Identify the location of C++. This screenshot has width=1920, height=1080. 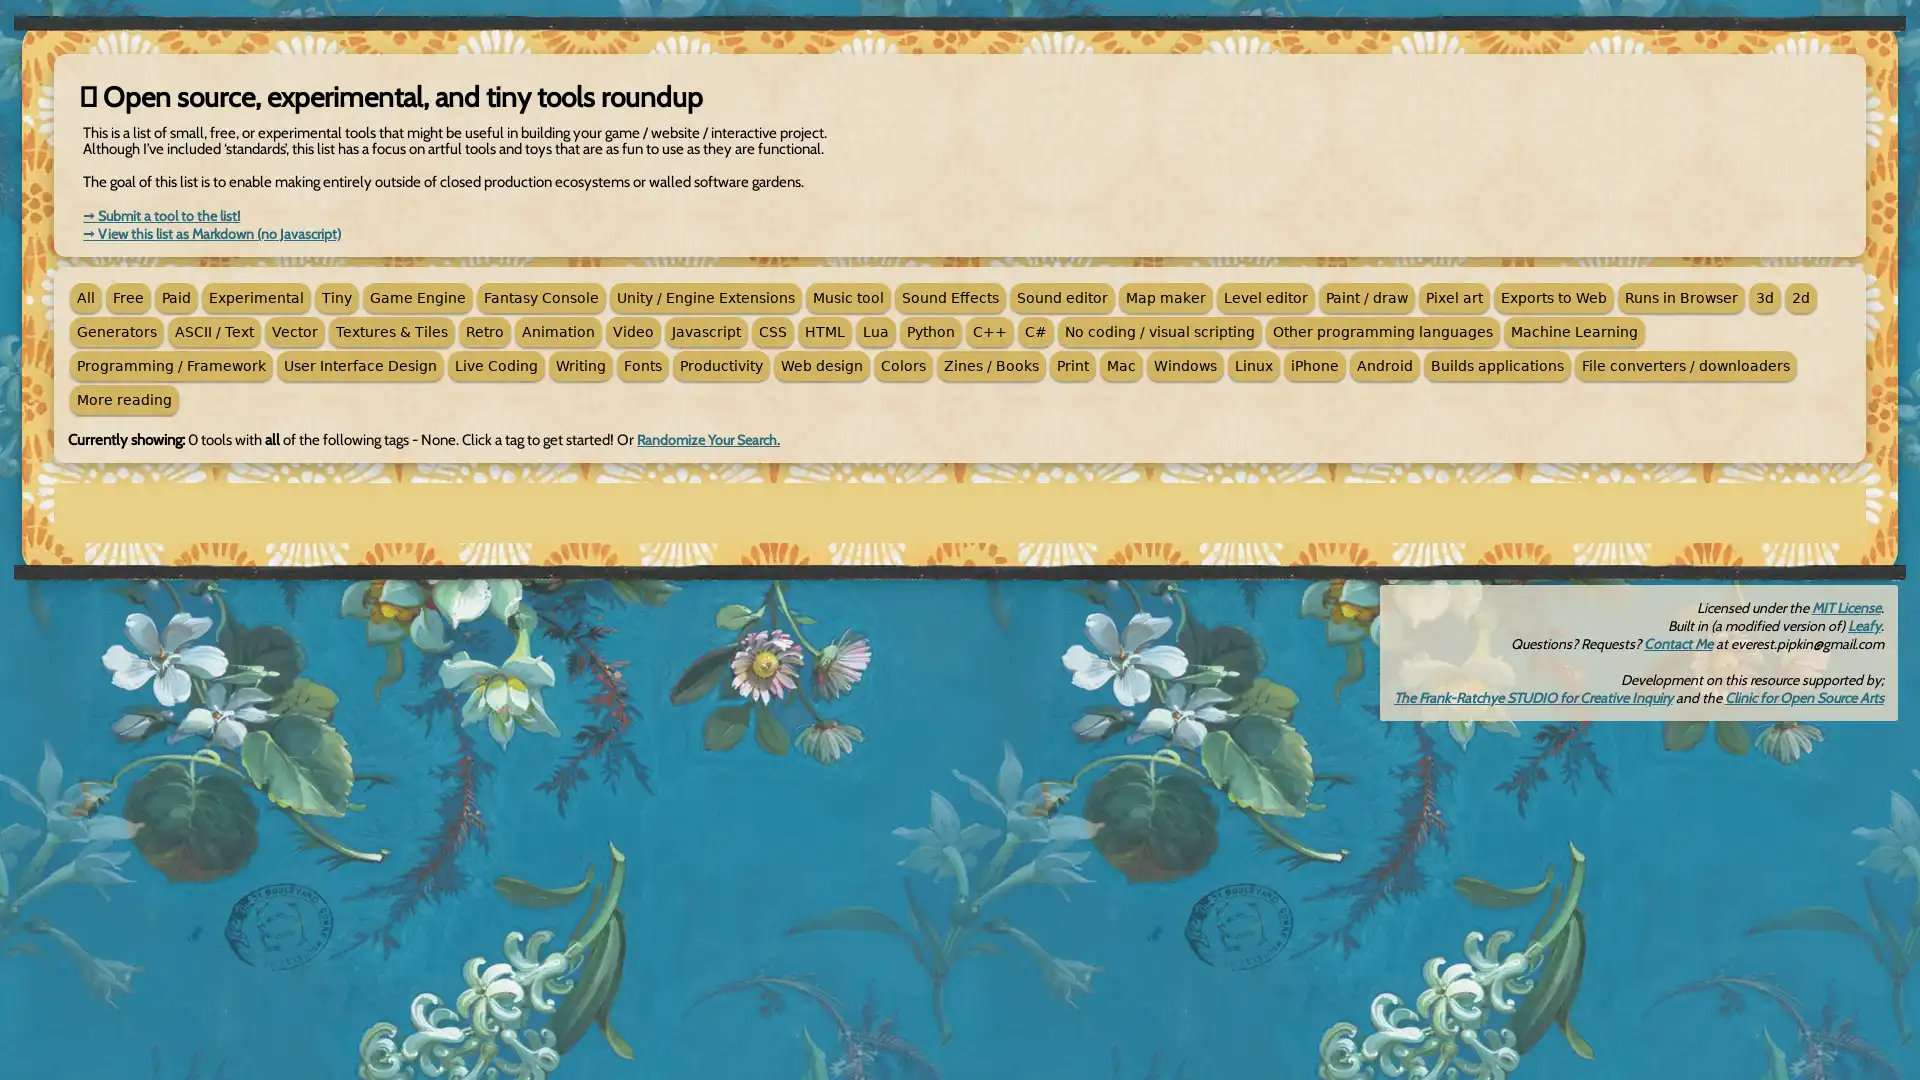
(989, 330).